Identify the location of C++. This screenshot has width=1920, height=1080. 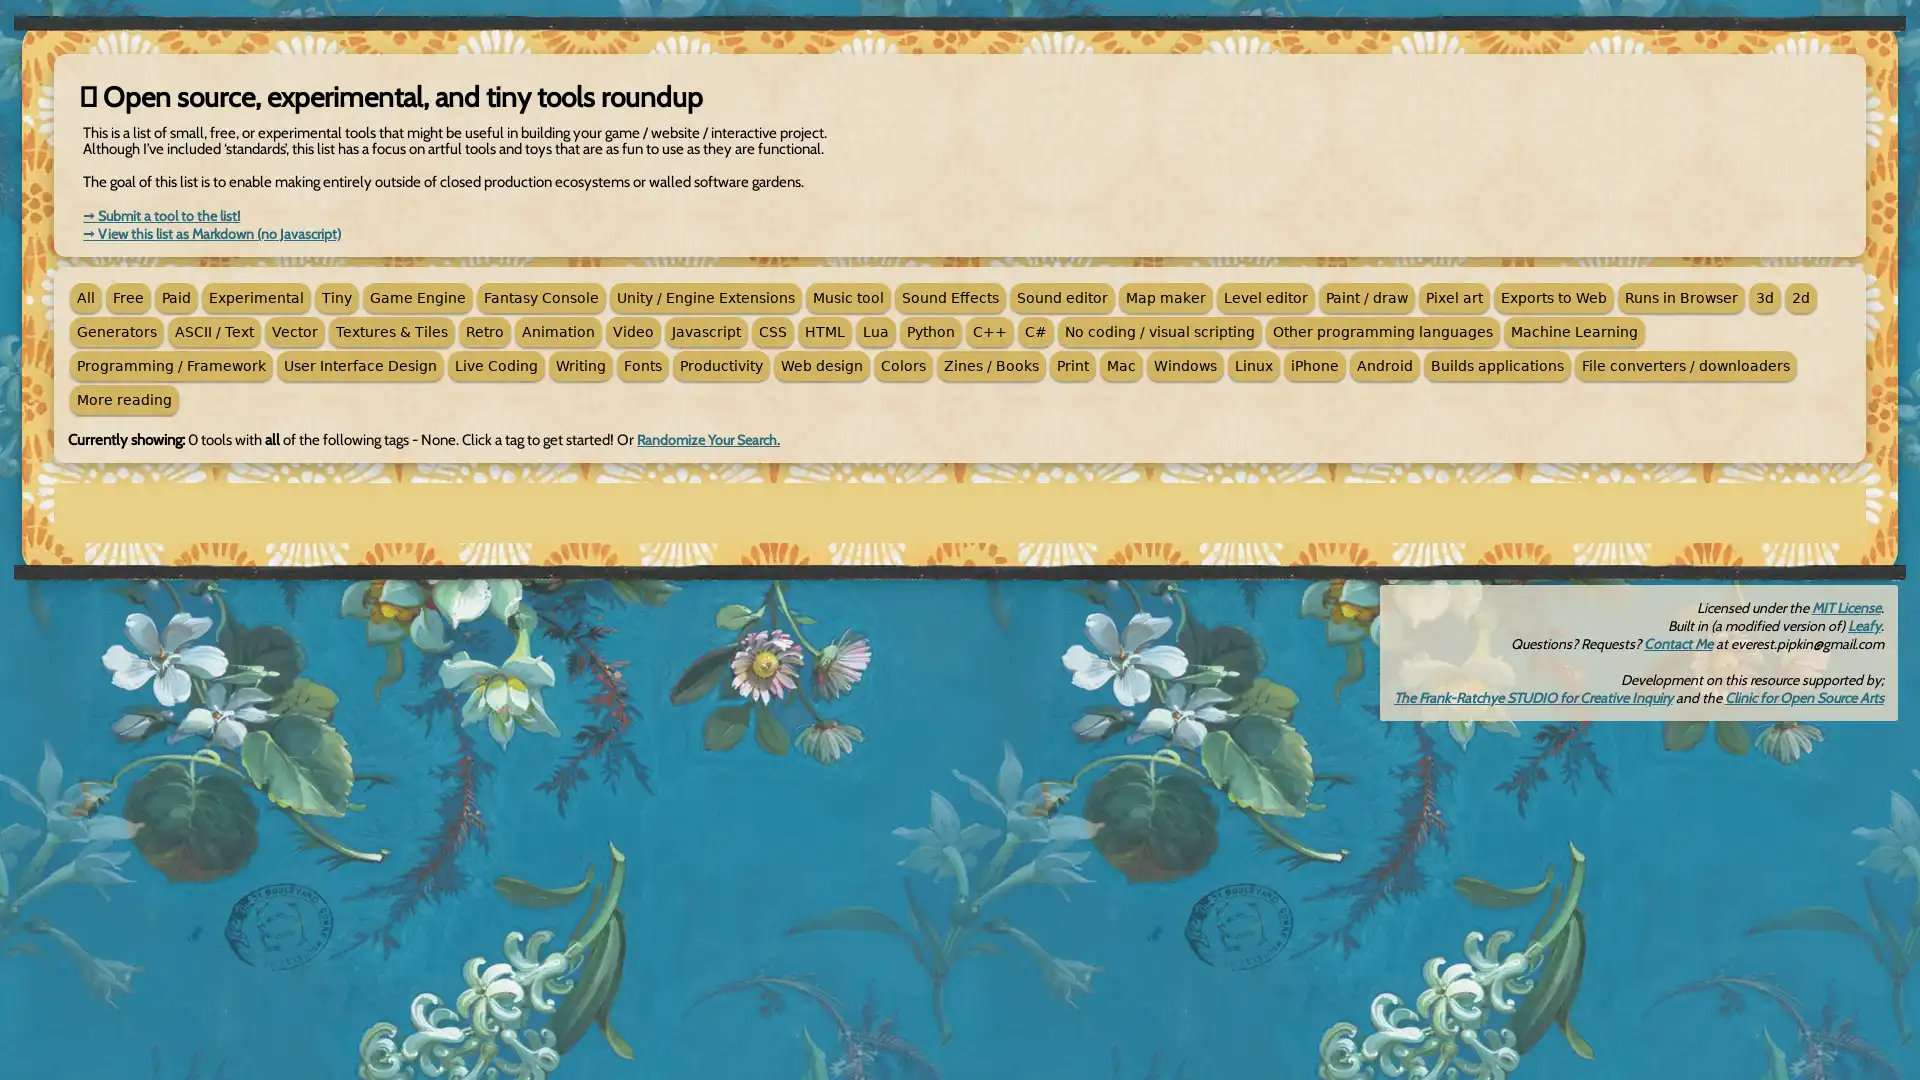
(989, 330).